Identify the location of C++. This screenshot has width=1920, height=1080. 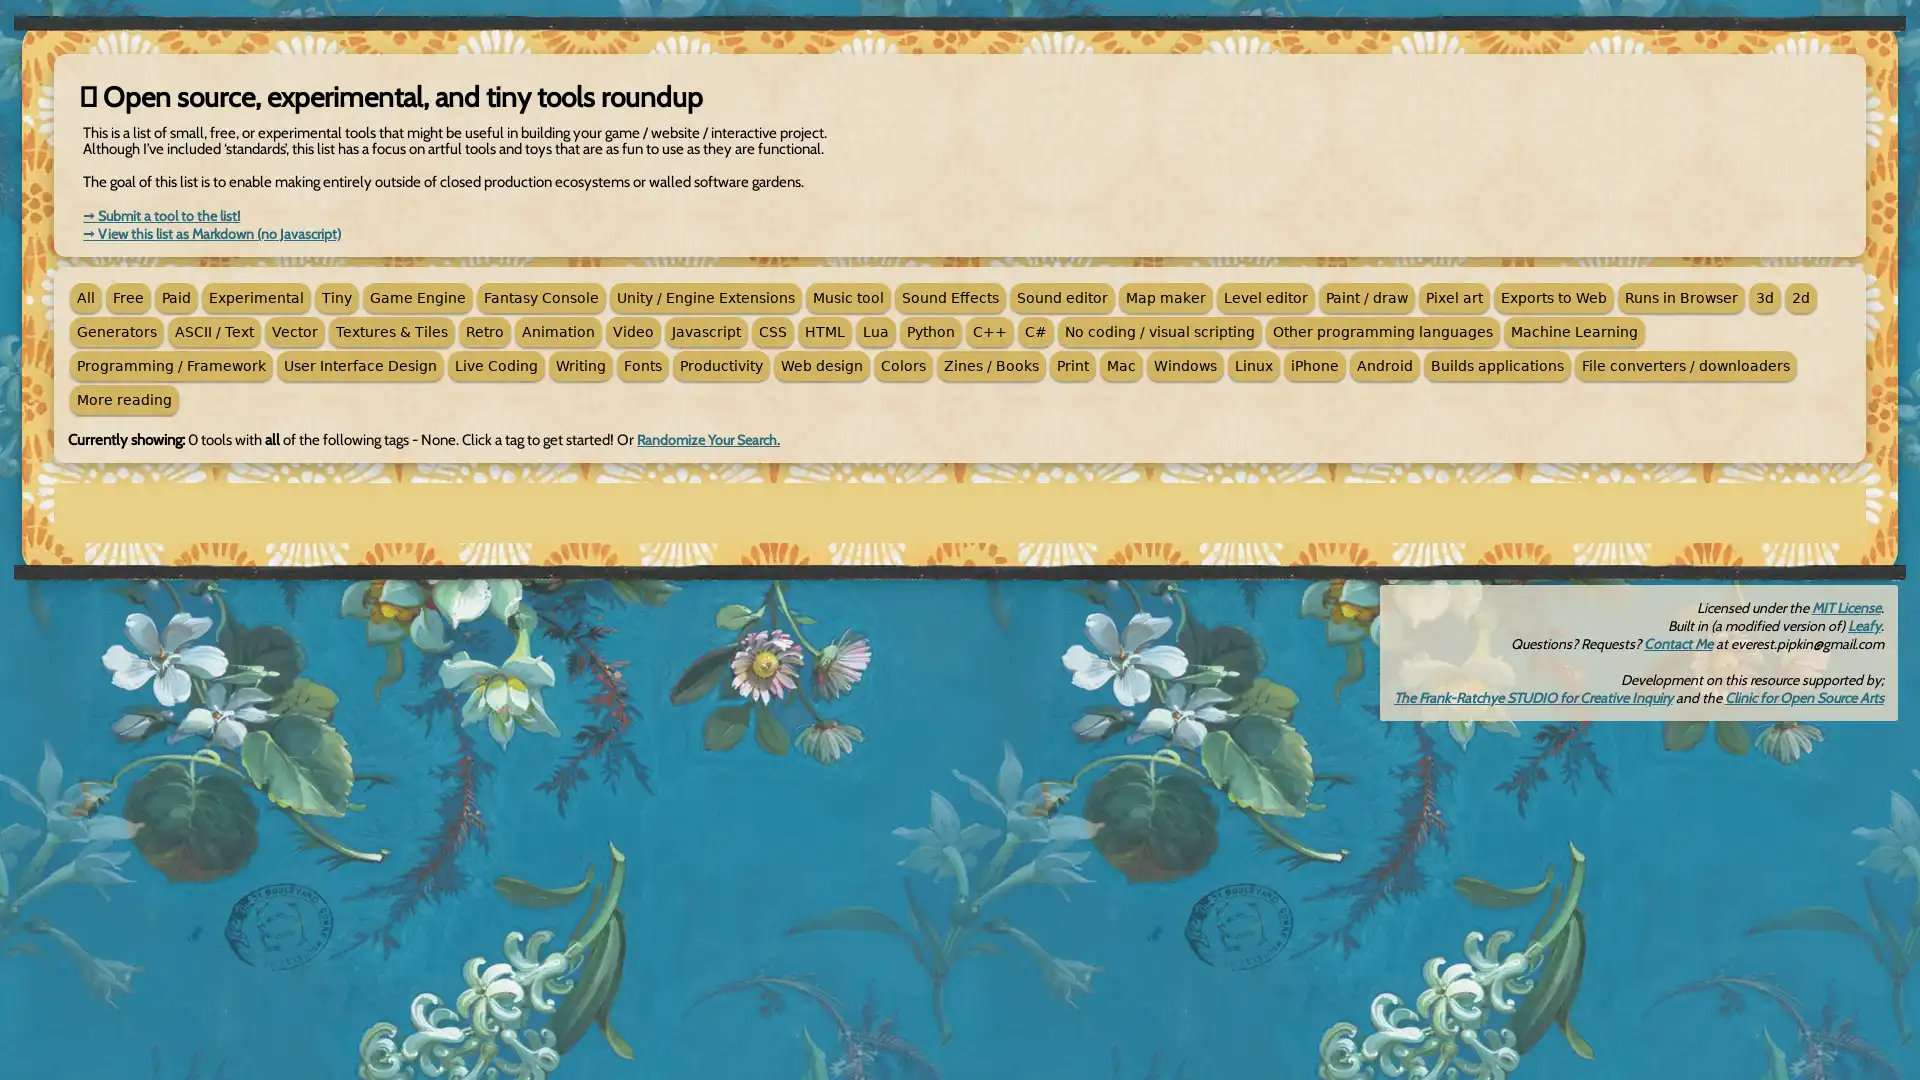
(989, 330).